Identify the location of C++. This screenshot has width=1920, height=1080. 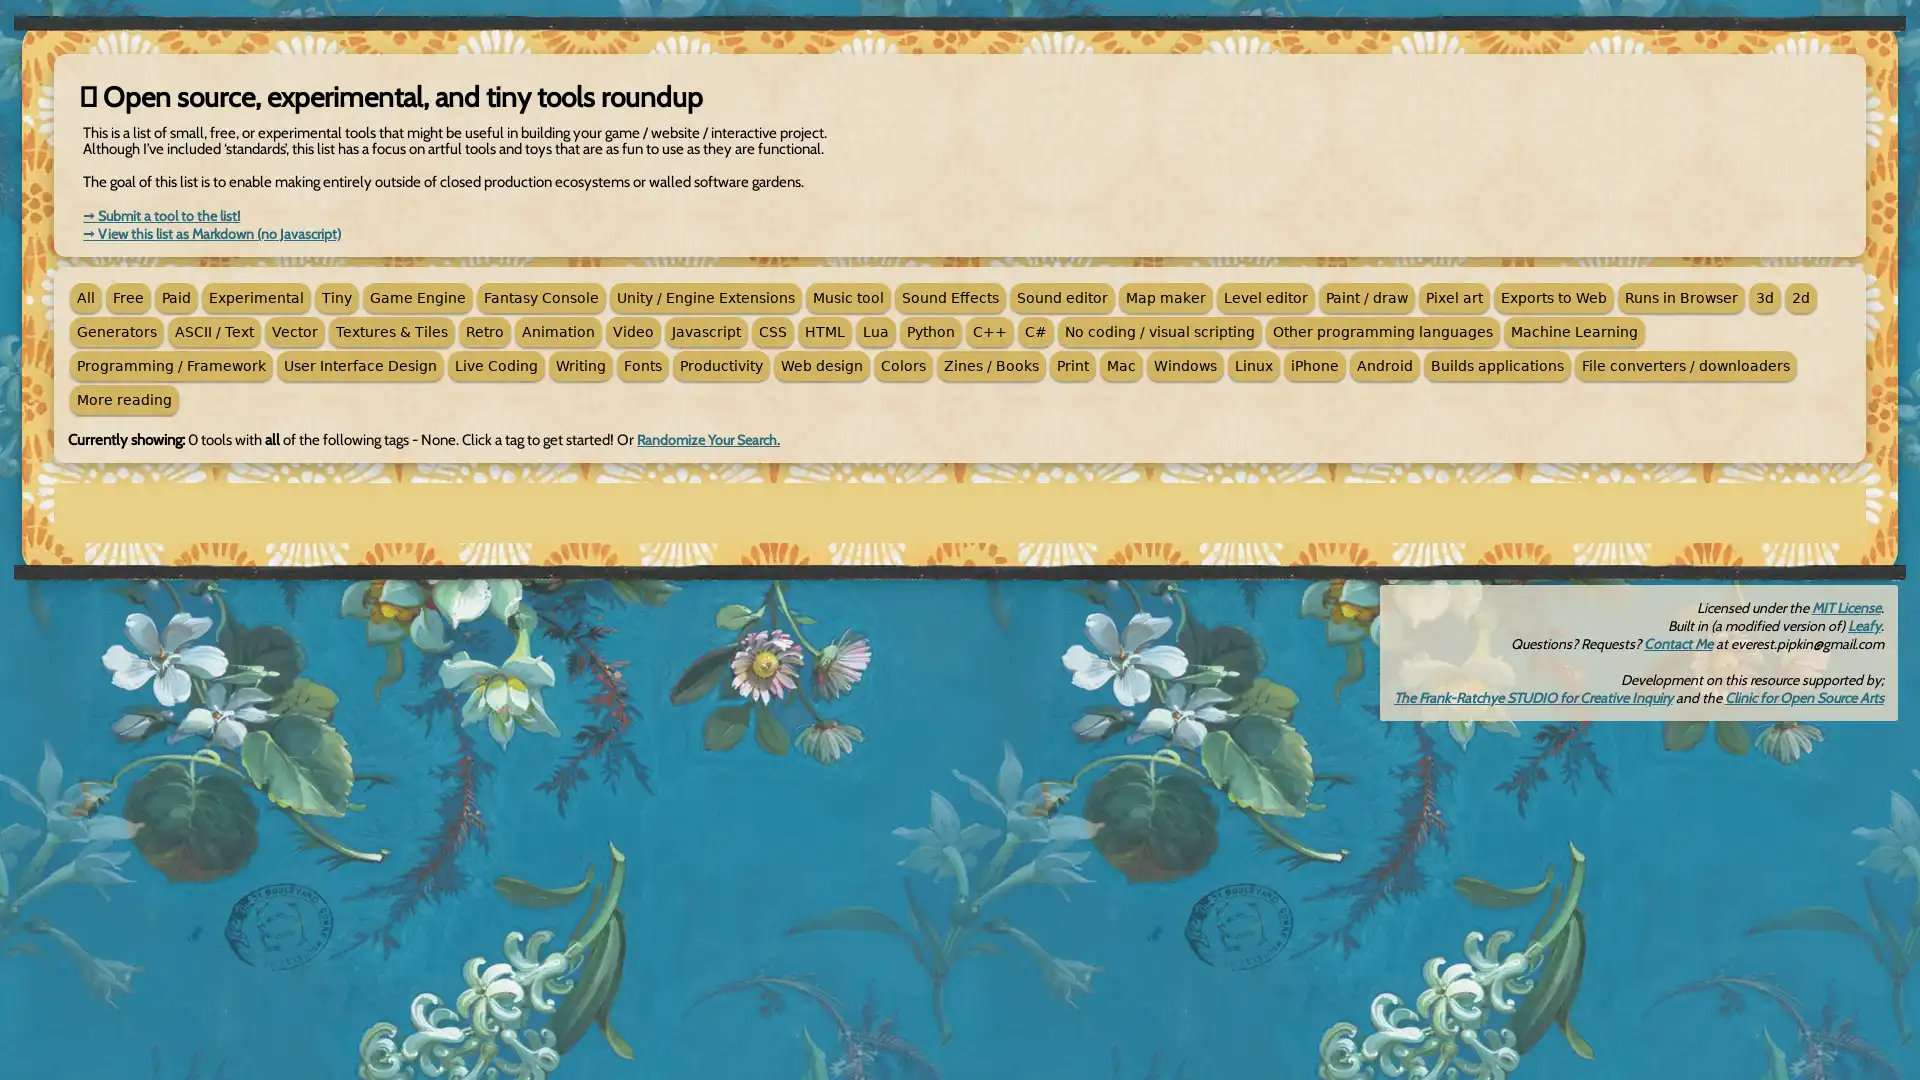
(989, 330).